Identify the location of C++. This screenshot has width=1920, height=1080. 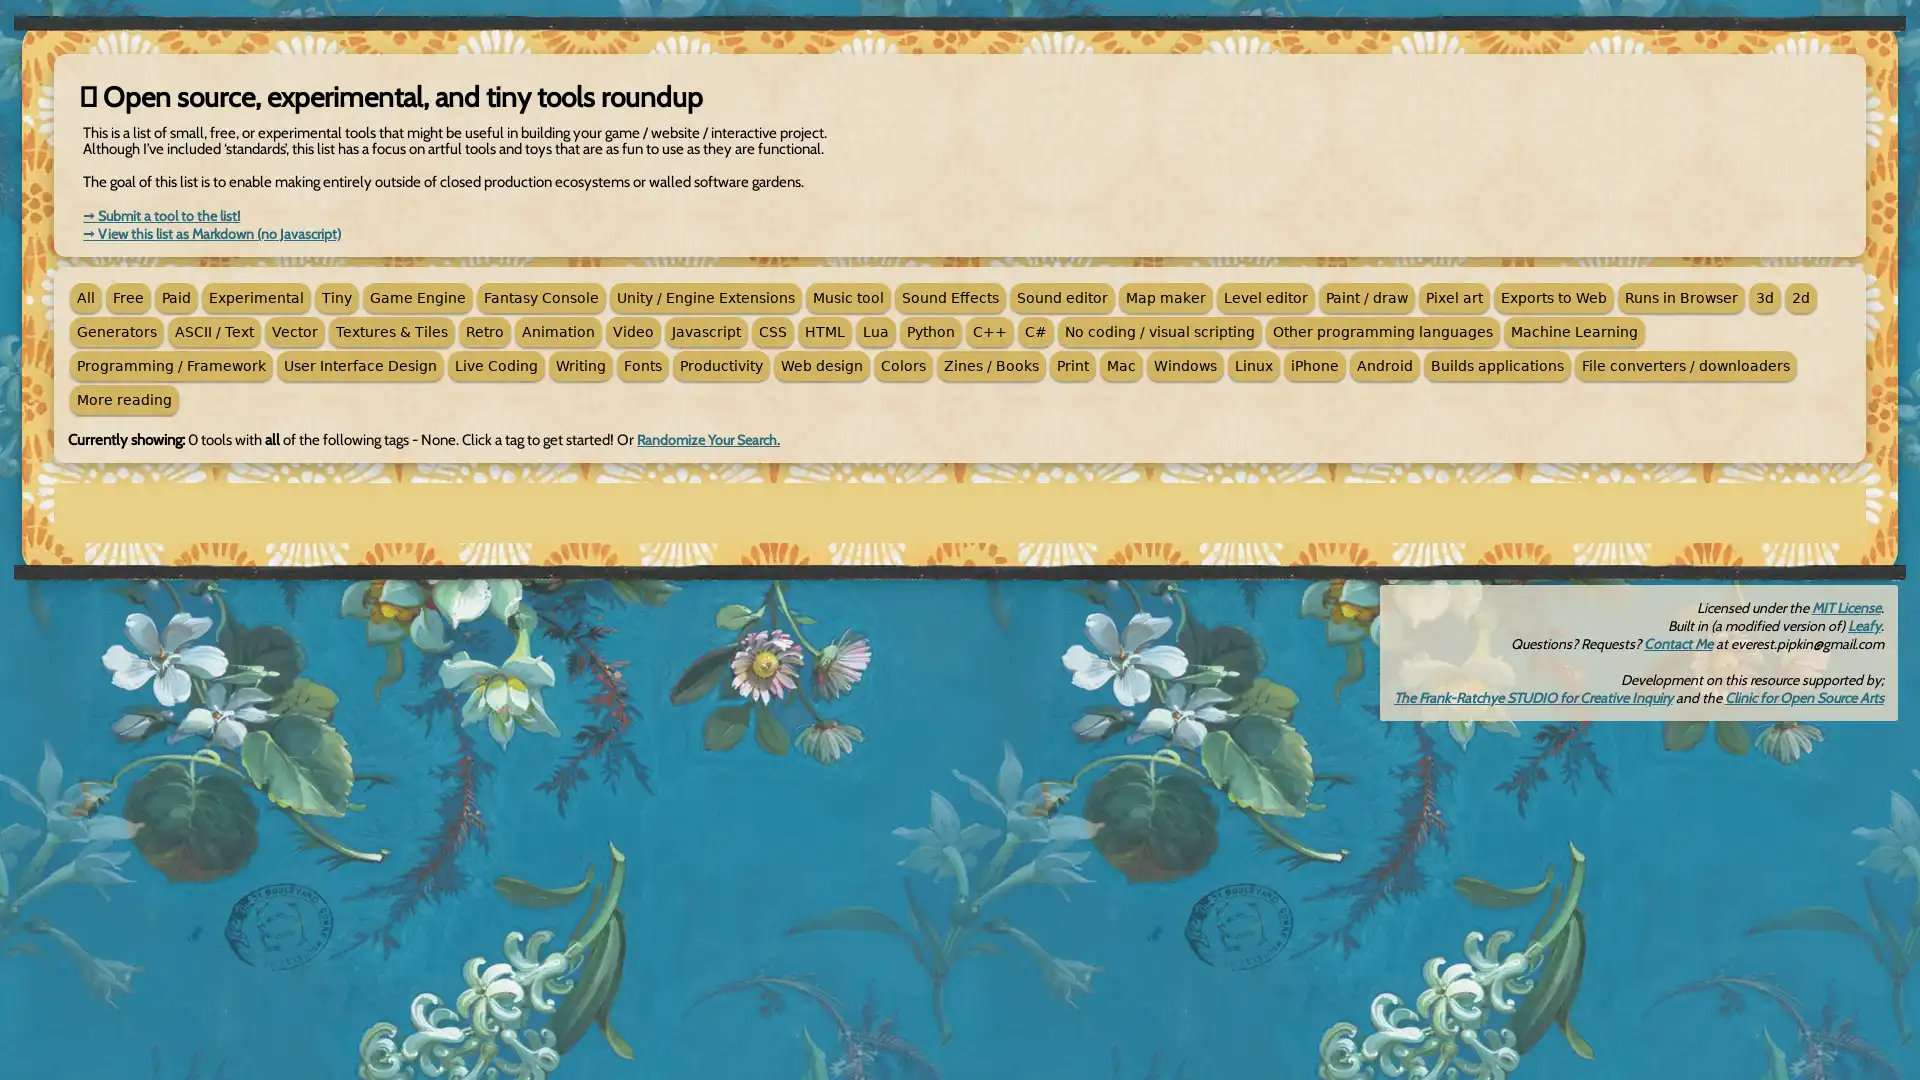
(989, 330).